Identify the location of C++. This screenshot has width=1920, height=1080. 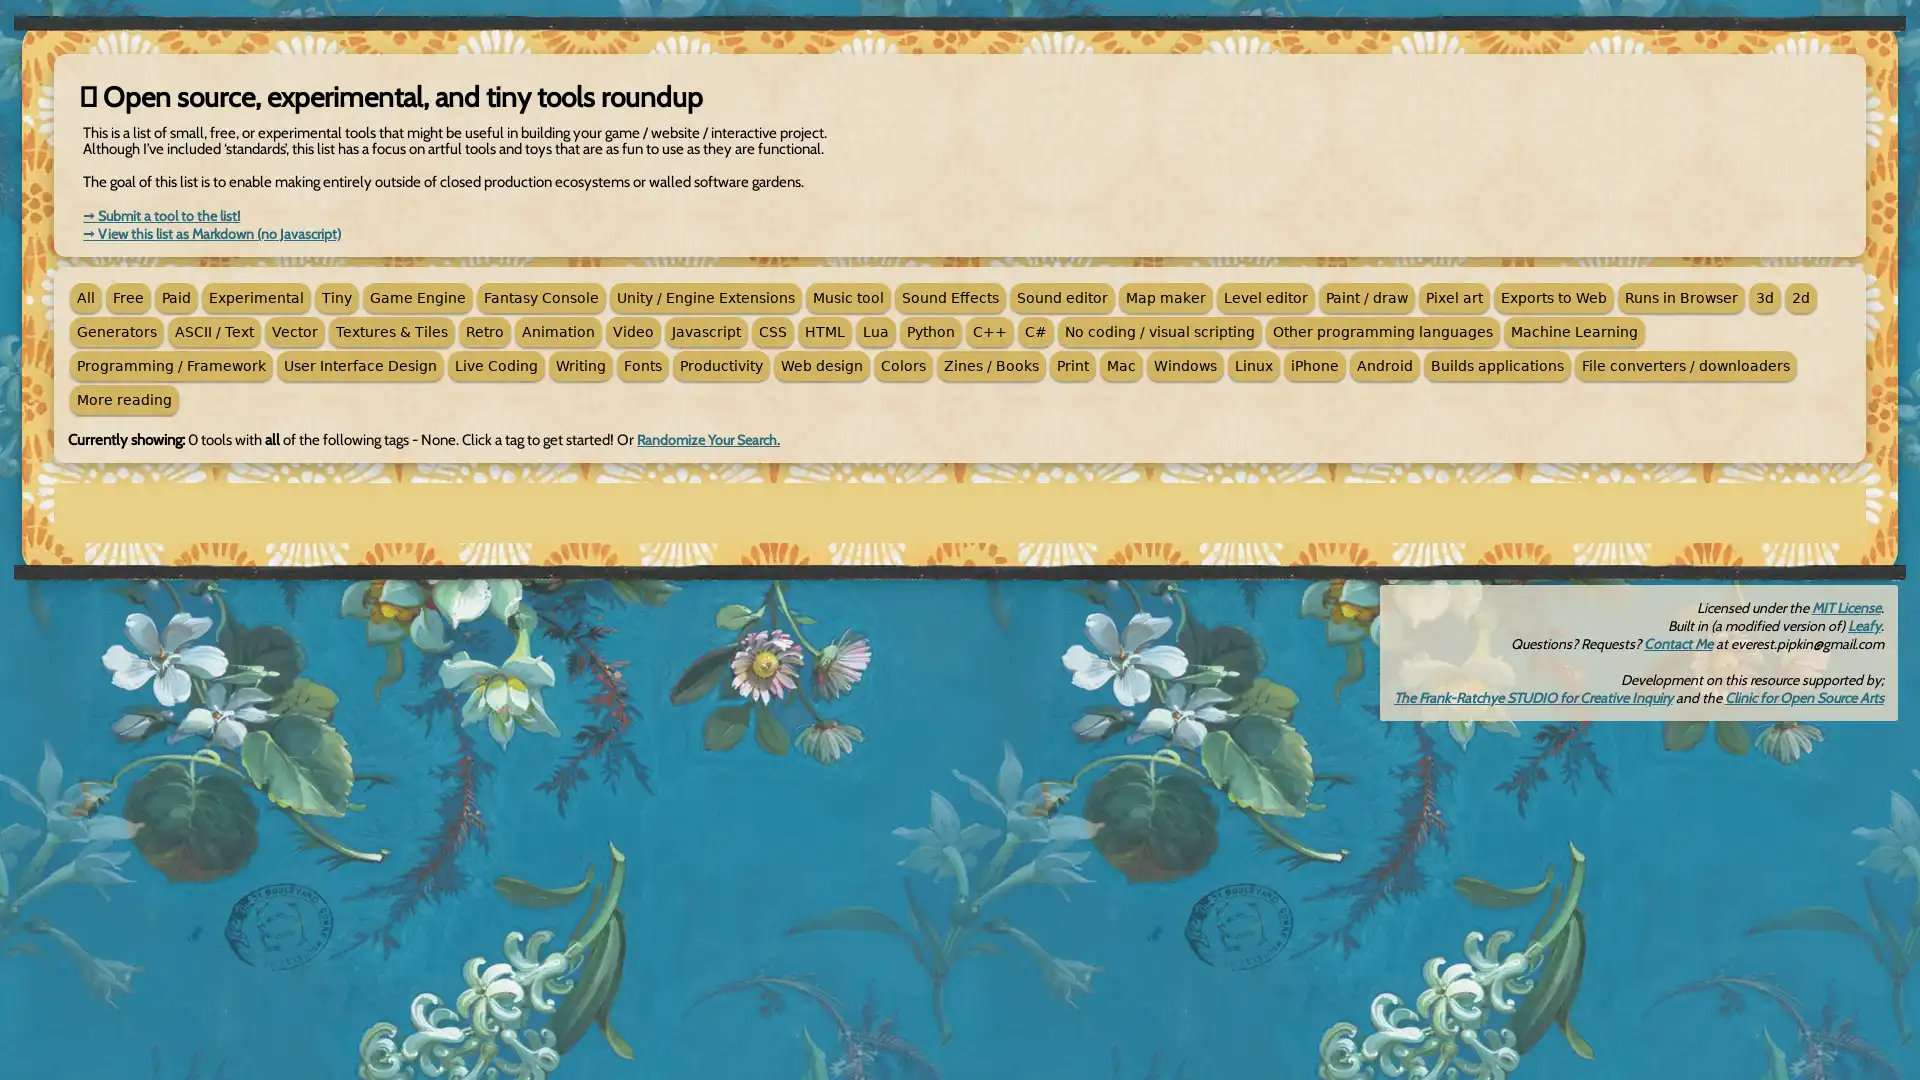
(989, 330).